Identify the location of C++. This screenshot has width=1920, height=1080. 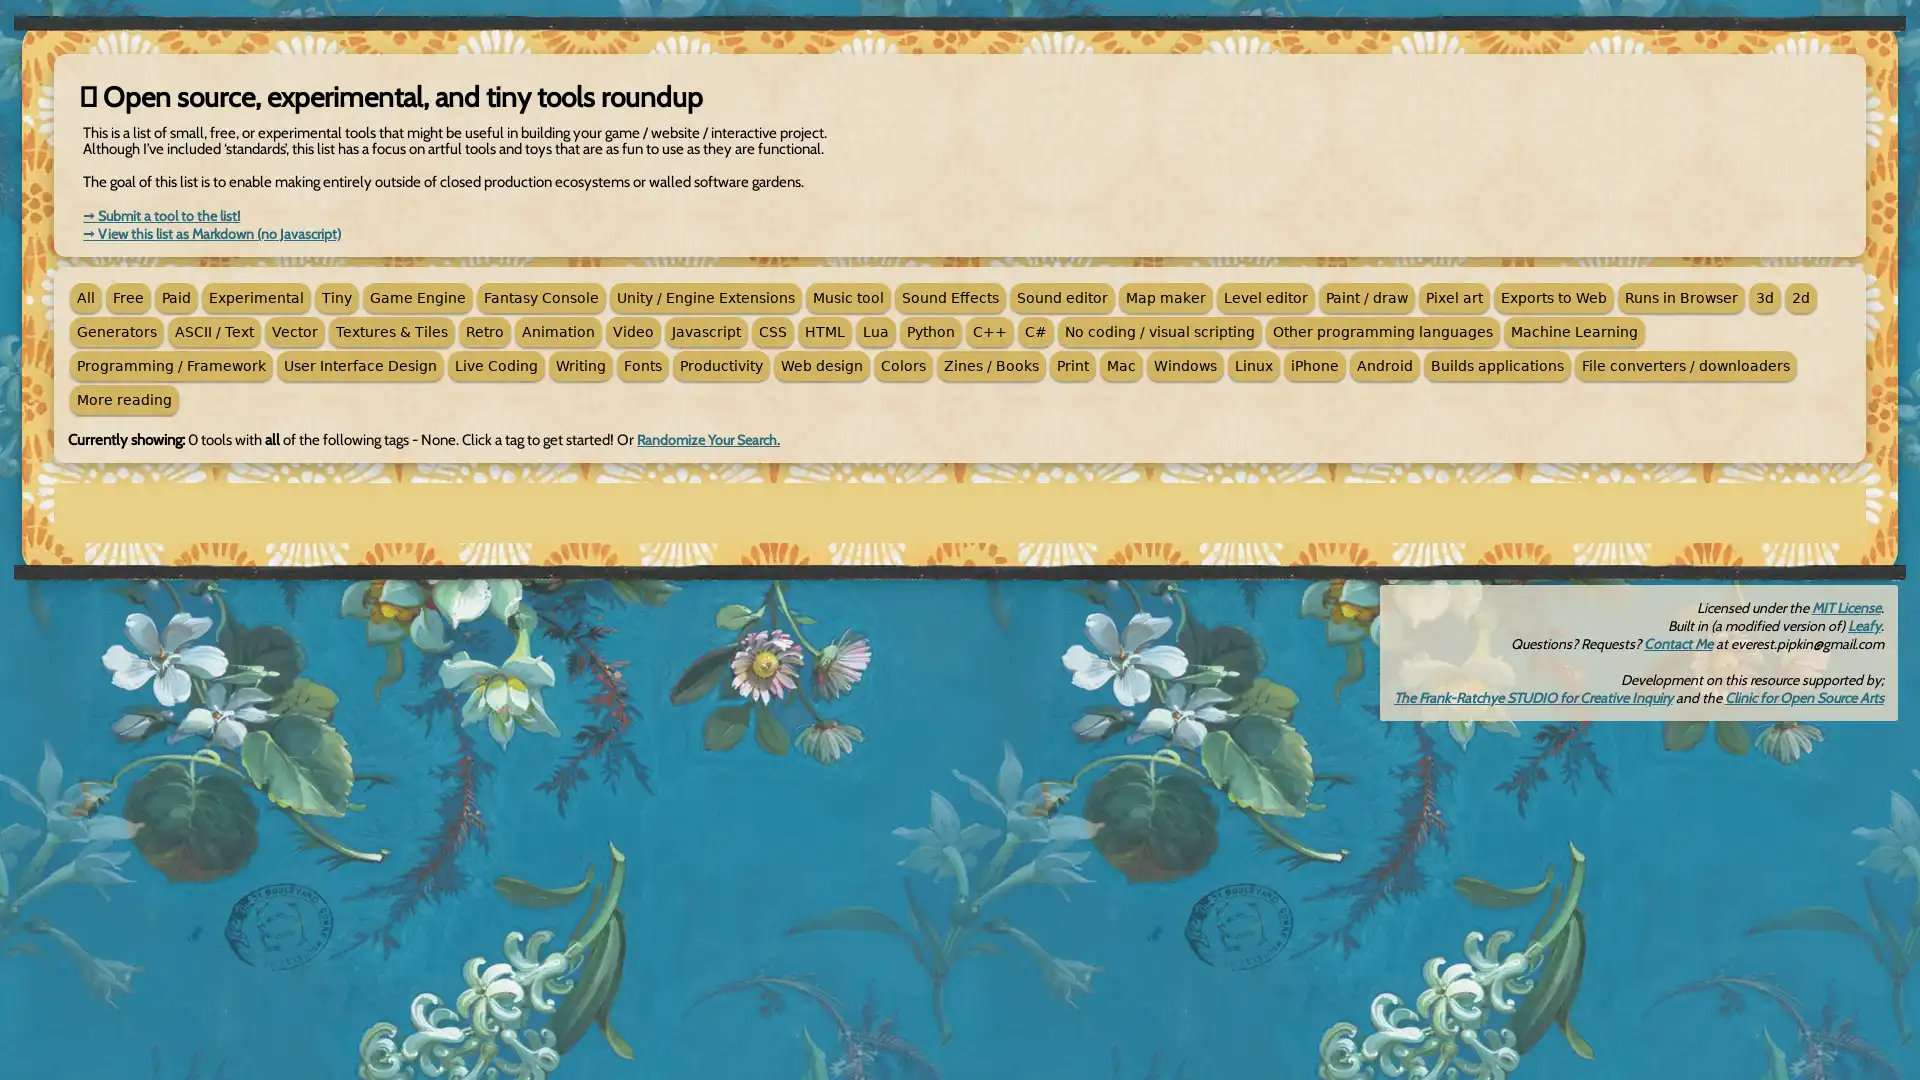
(989, 330).